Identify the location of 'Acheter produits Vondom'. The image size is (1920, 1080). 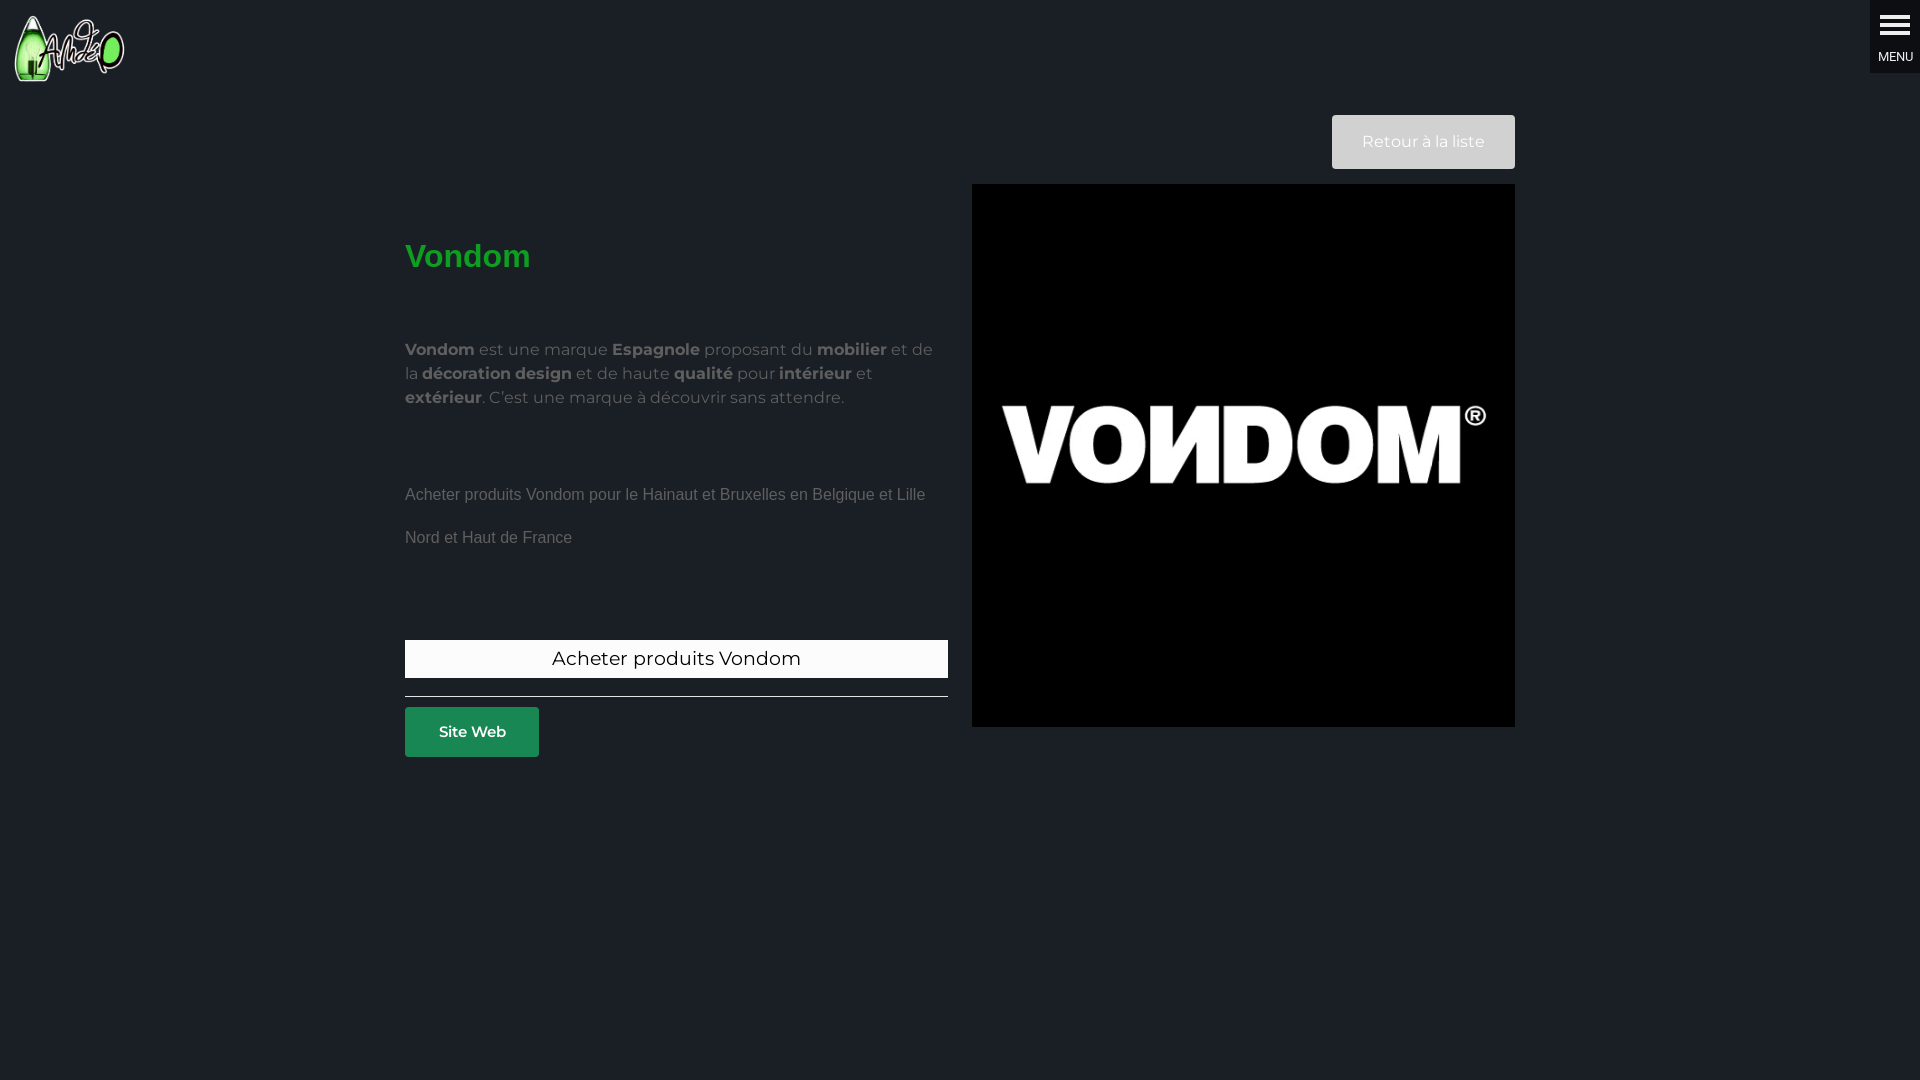
(552, 658).